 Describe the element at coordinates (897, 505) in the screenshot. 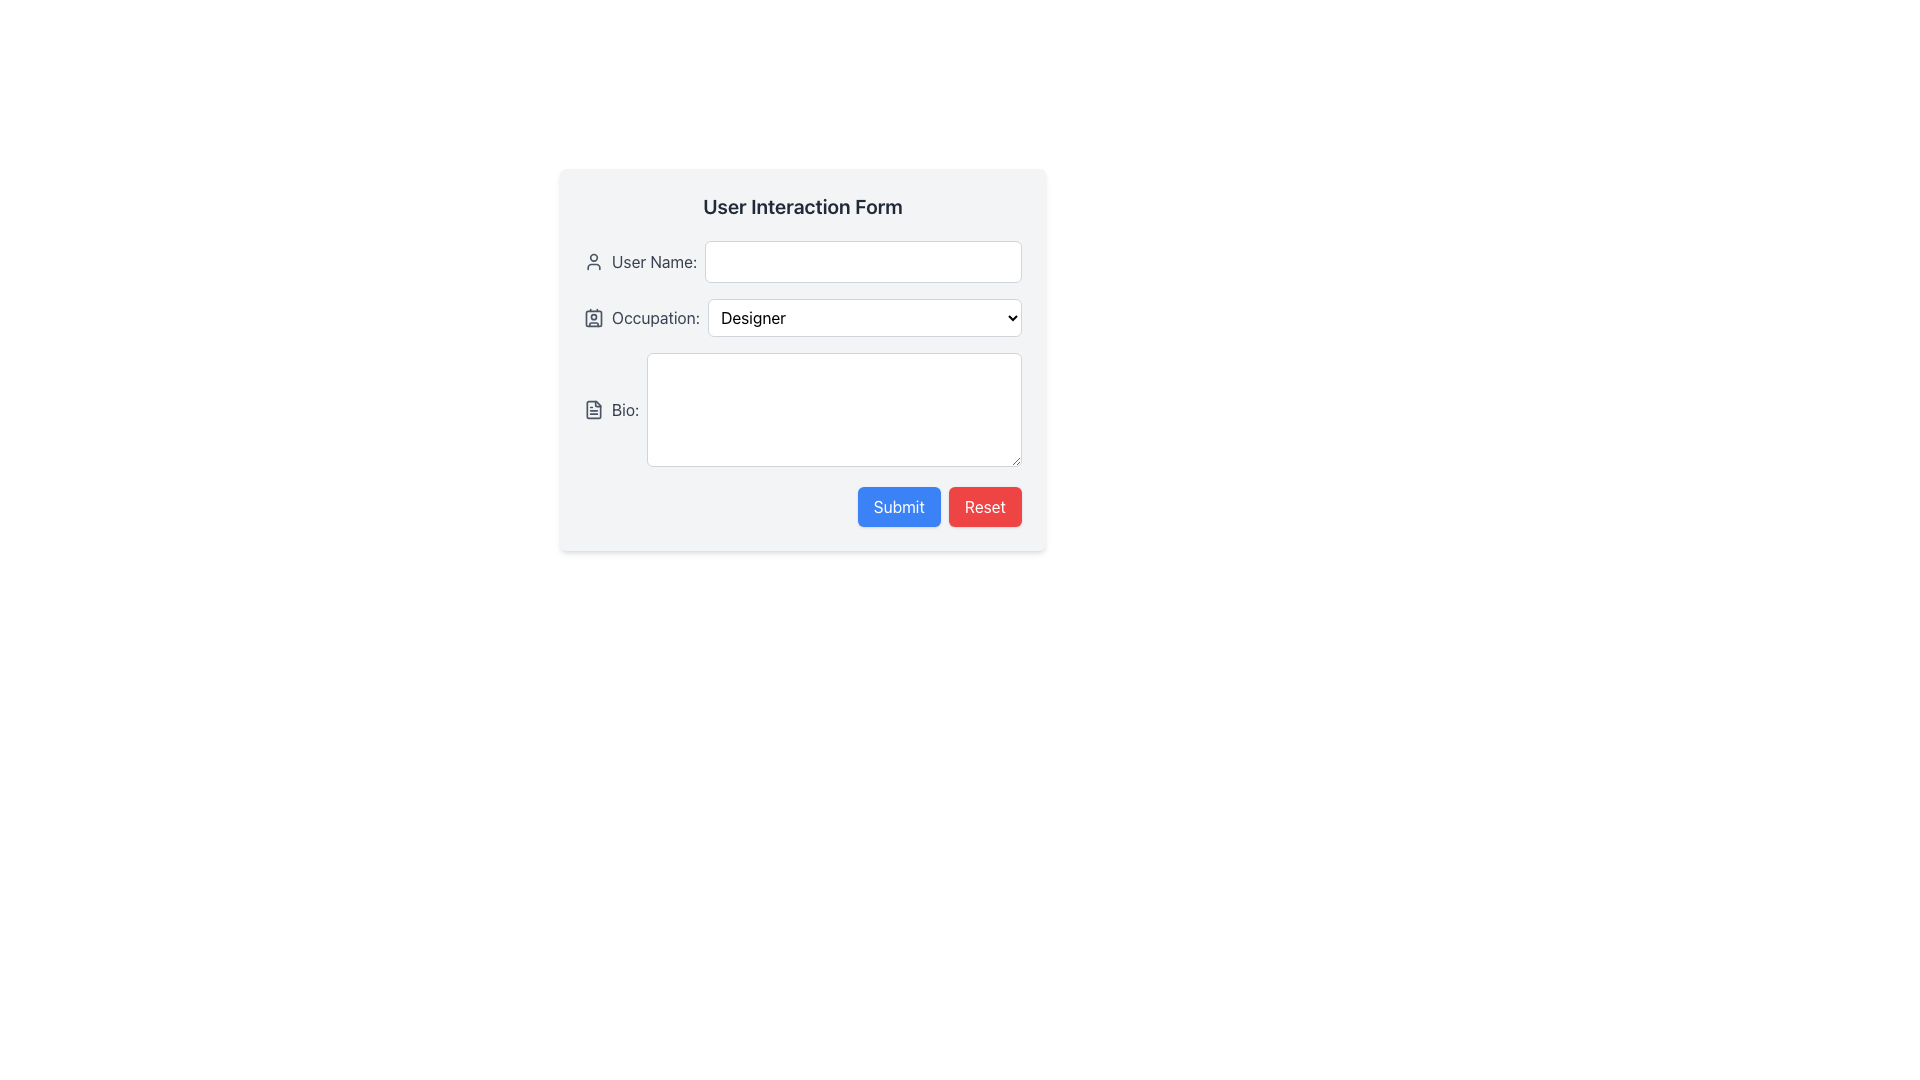

I see `the submit button located at the bottom-right of the interface, positioned to the left of the 'Reset' button` at that location.